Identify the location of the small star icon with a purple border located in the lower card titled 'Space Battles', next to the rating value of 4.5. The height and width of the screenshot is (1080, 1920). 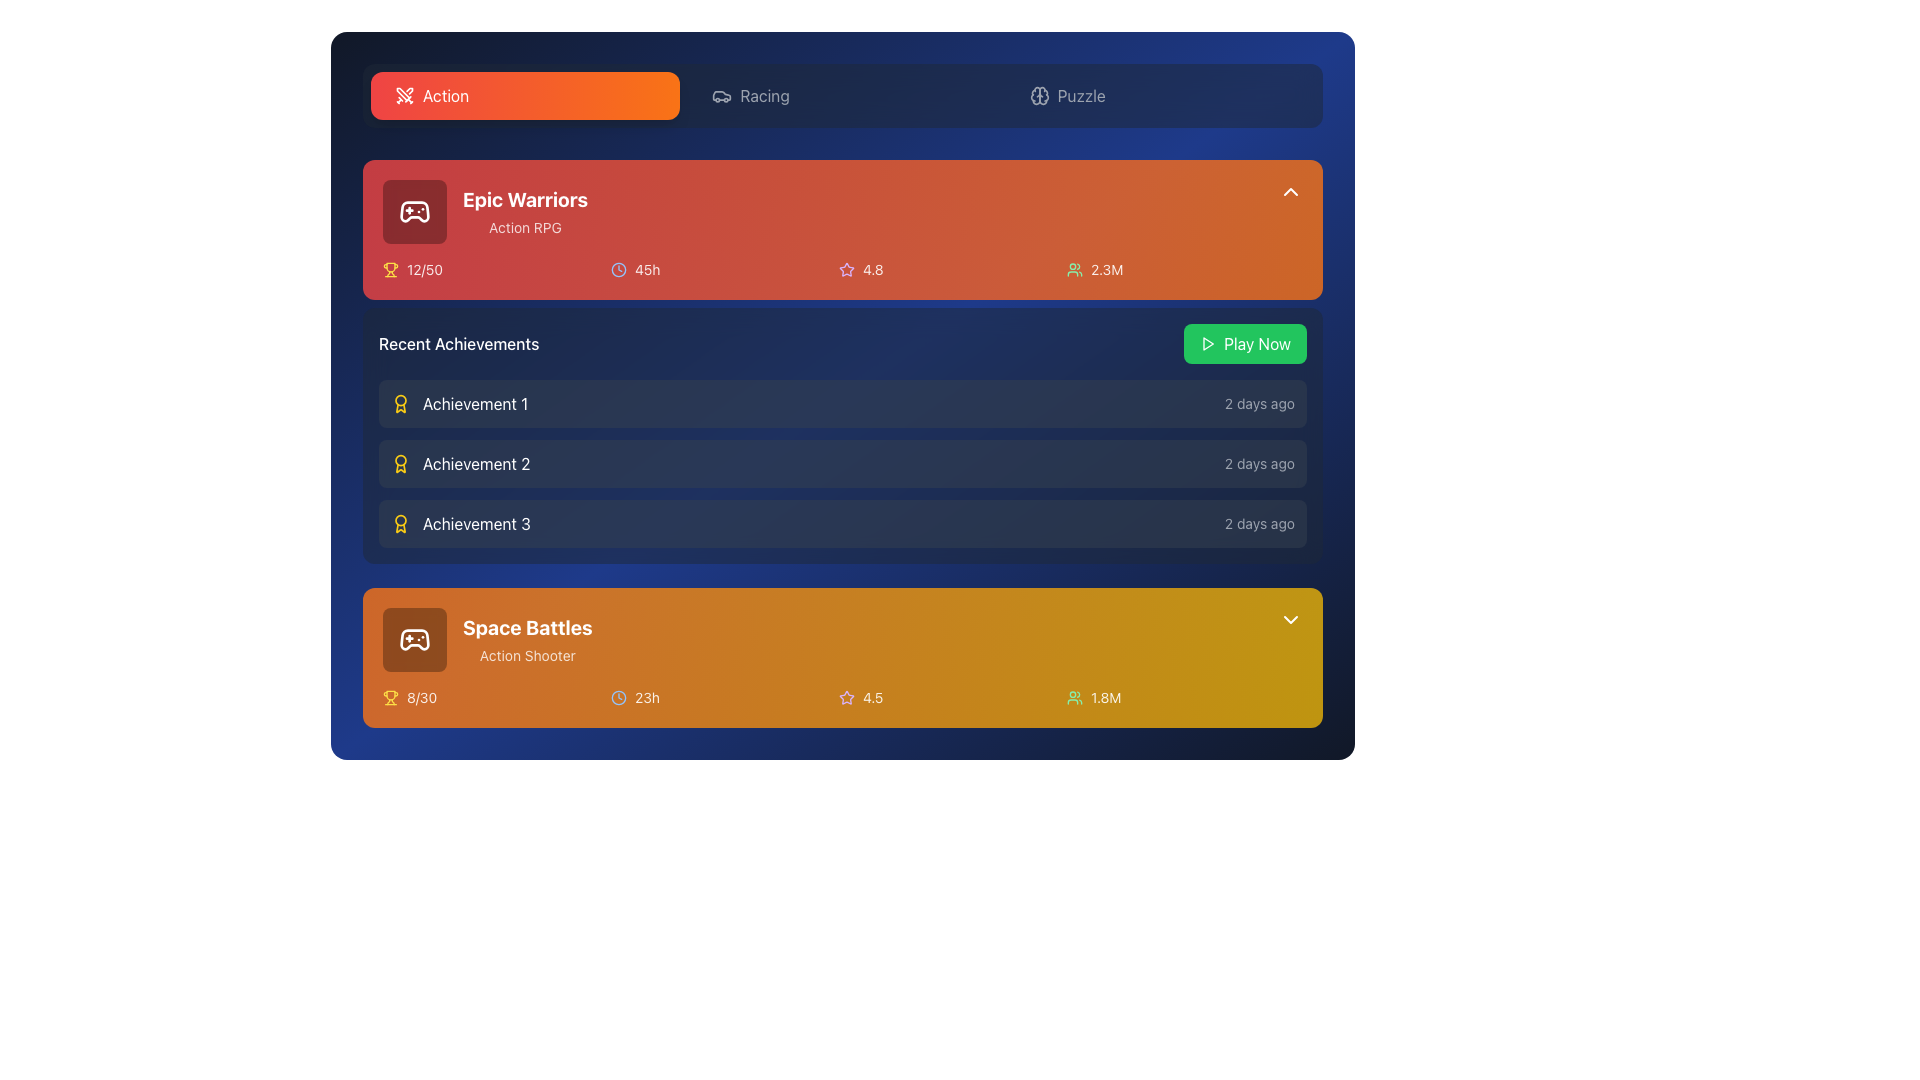
(846, 696).